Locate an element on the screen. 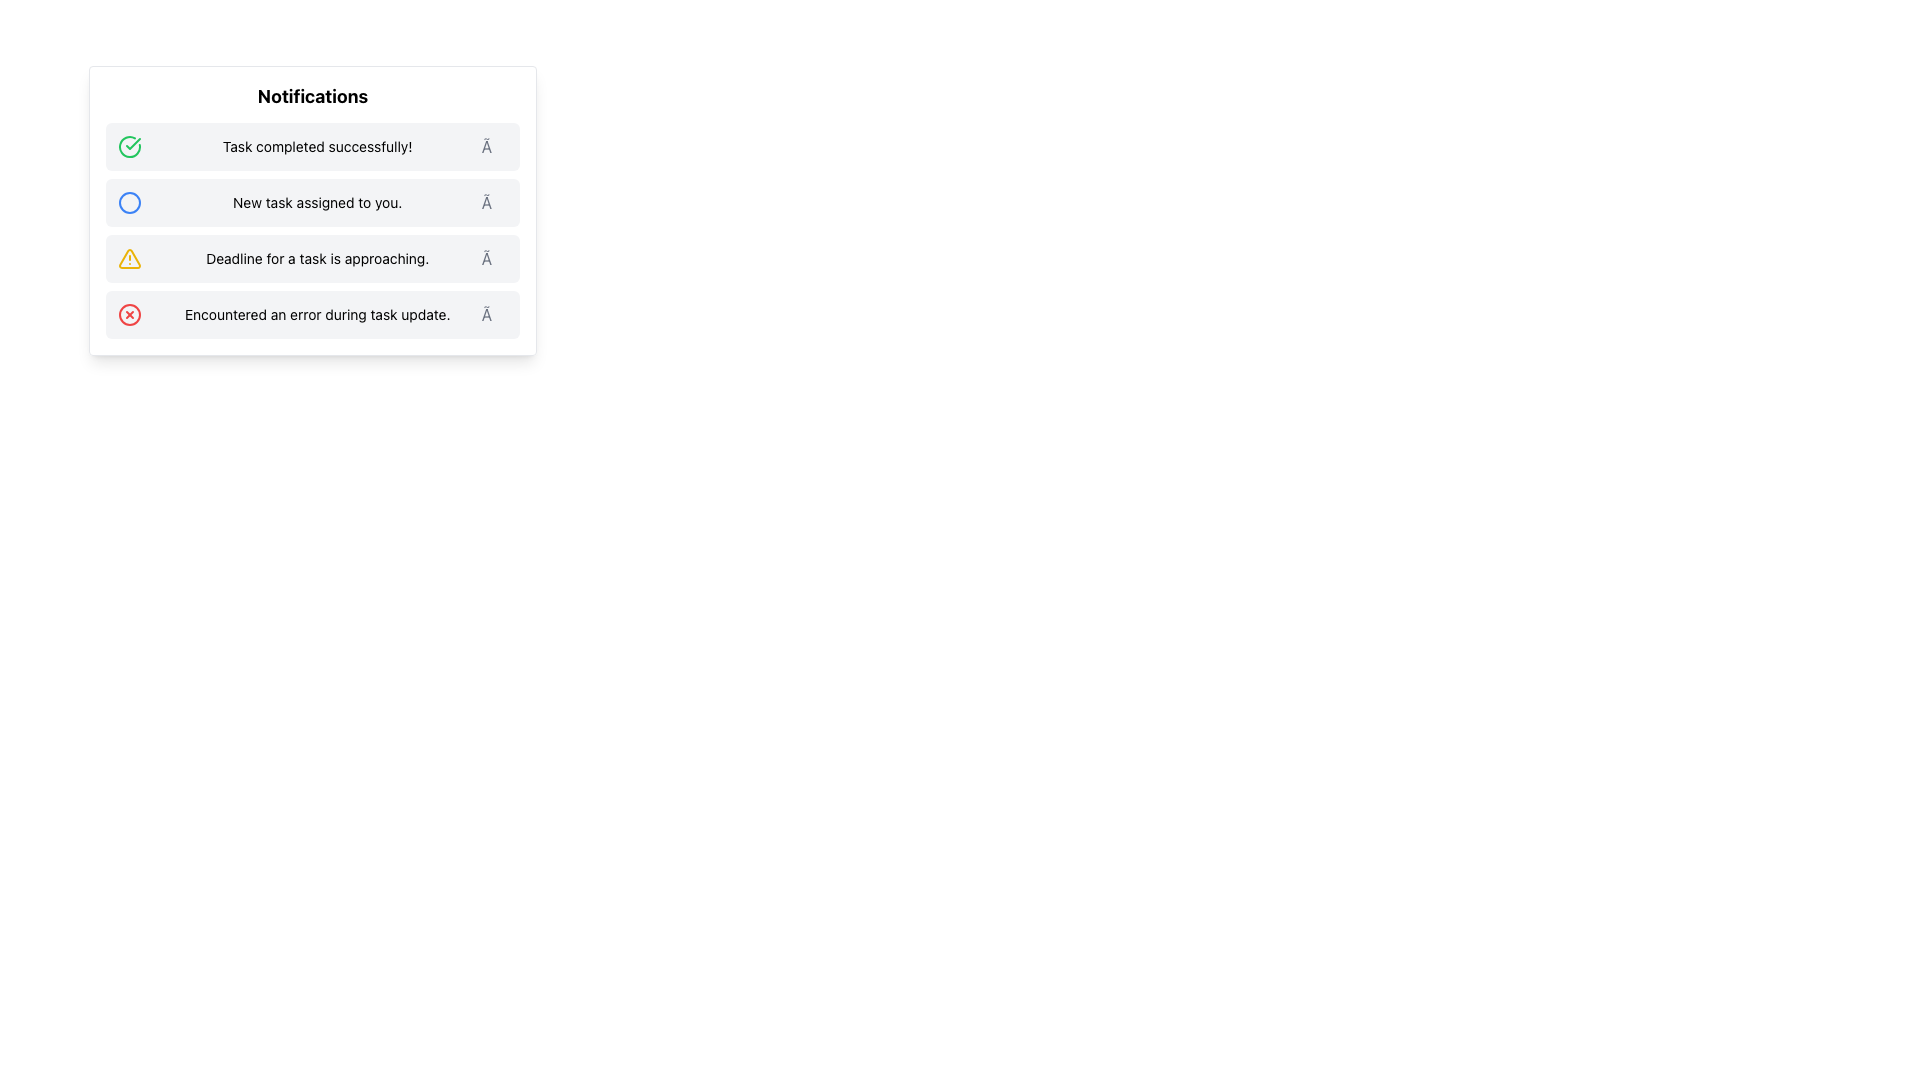 Image resolution: width=1920 pixels, height=1080 pixels. success status text of the first notification item, which is centrally positioned within the notification box and accompanied by a checkmark icon to its left and a close button to its right is located at coordinates (316, 145).